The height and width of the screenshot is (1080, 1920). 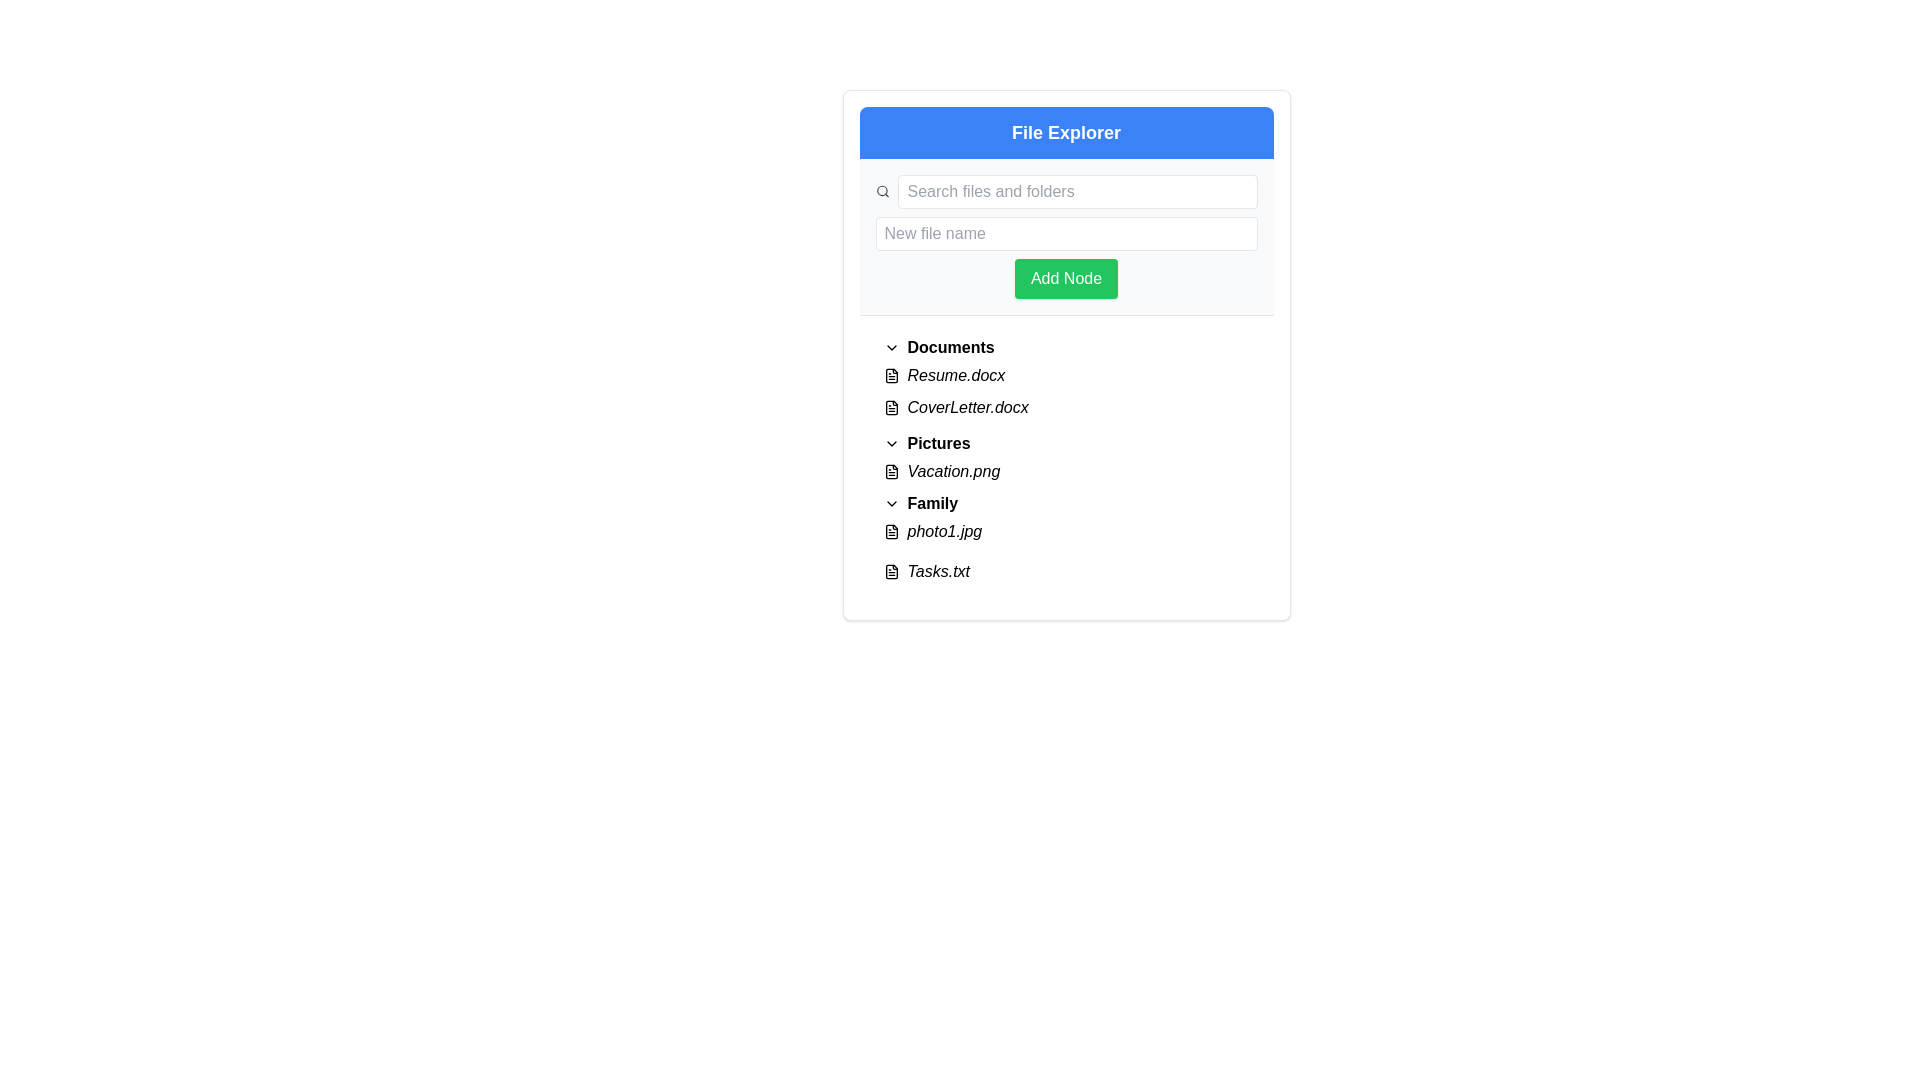 What do you see at coordinates (890, 503) in the screenshot?
I see `the toggle icon` at bounding box center [890, 503].